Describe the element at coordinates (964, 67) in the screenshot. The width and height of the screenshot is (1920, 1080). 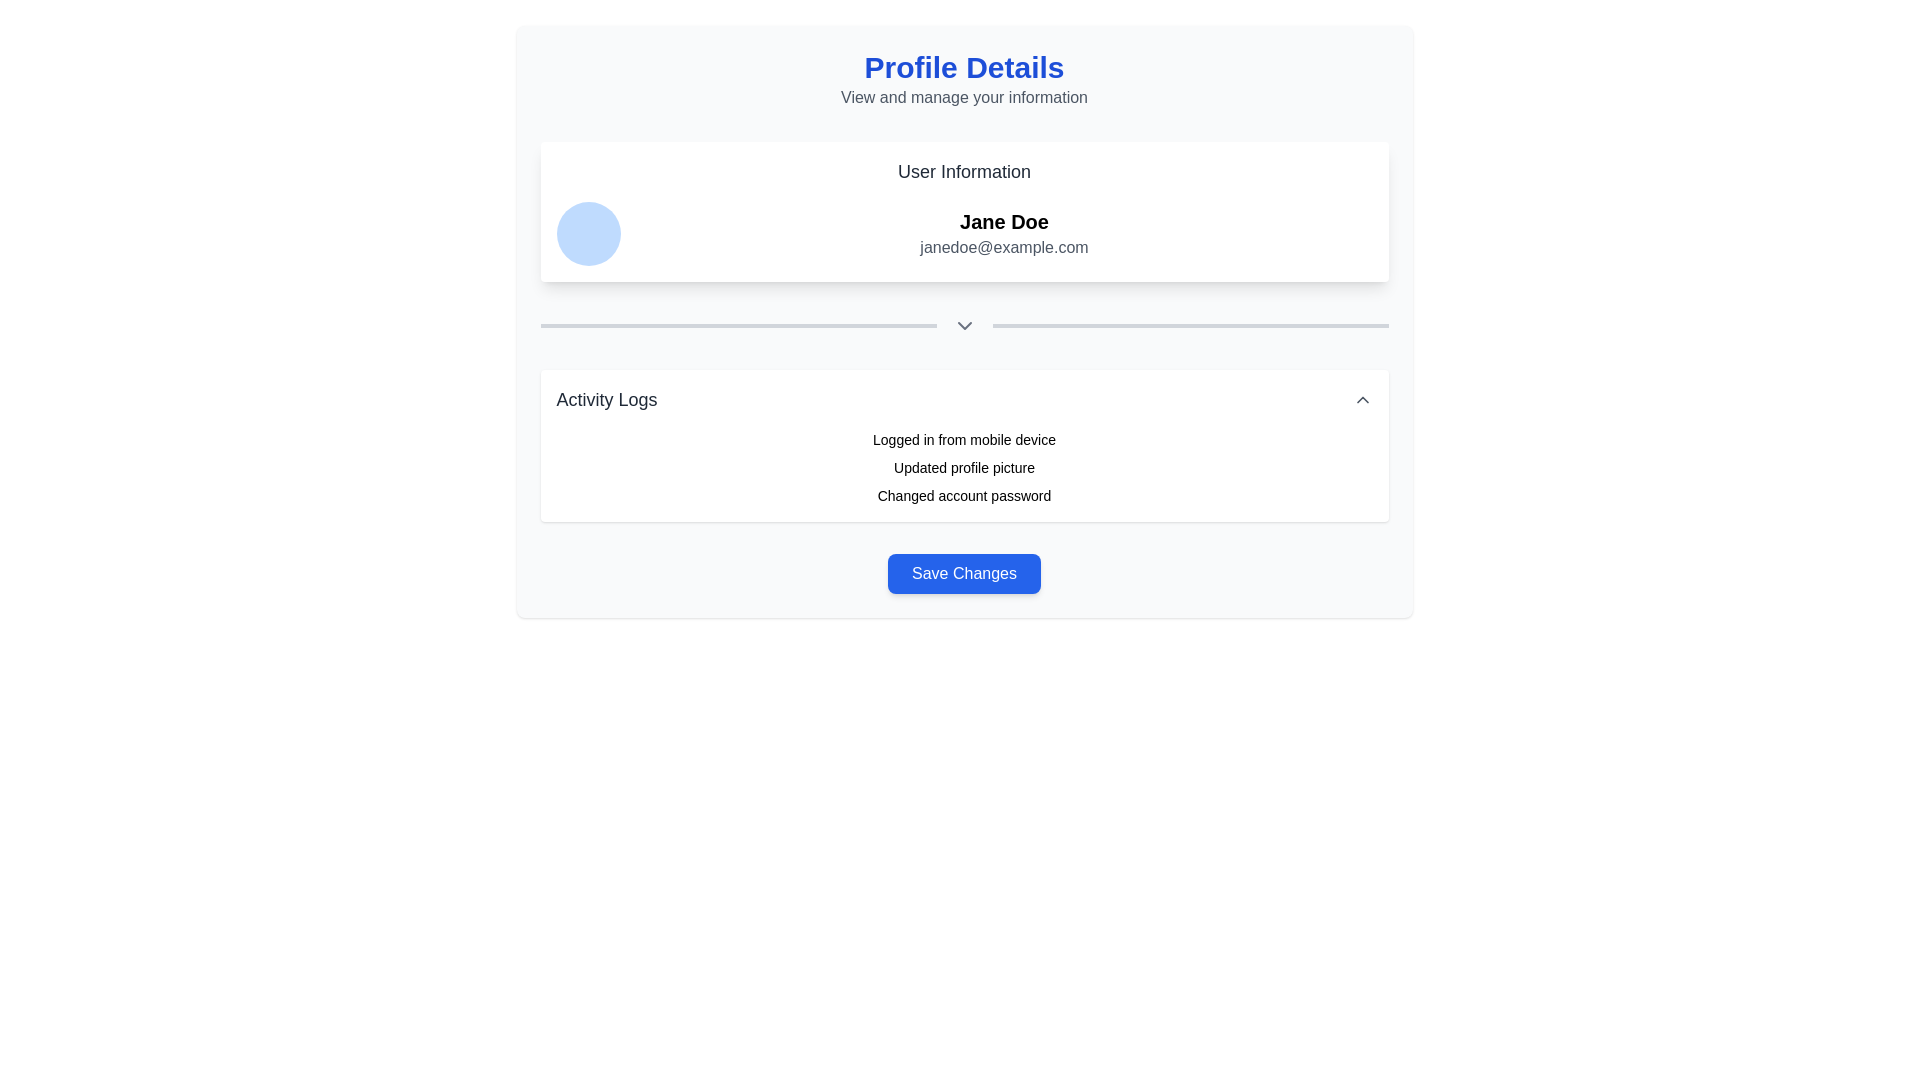
I see `the text header labeled 'Profile Details', which is styled in bold and large blue font, located at the top of the page` at that location.